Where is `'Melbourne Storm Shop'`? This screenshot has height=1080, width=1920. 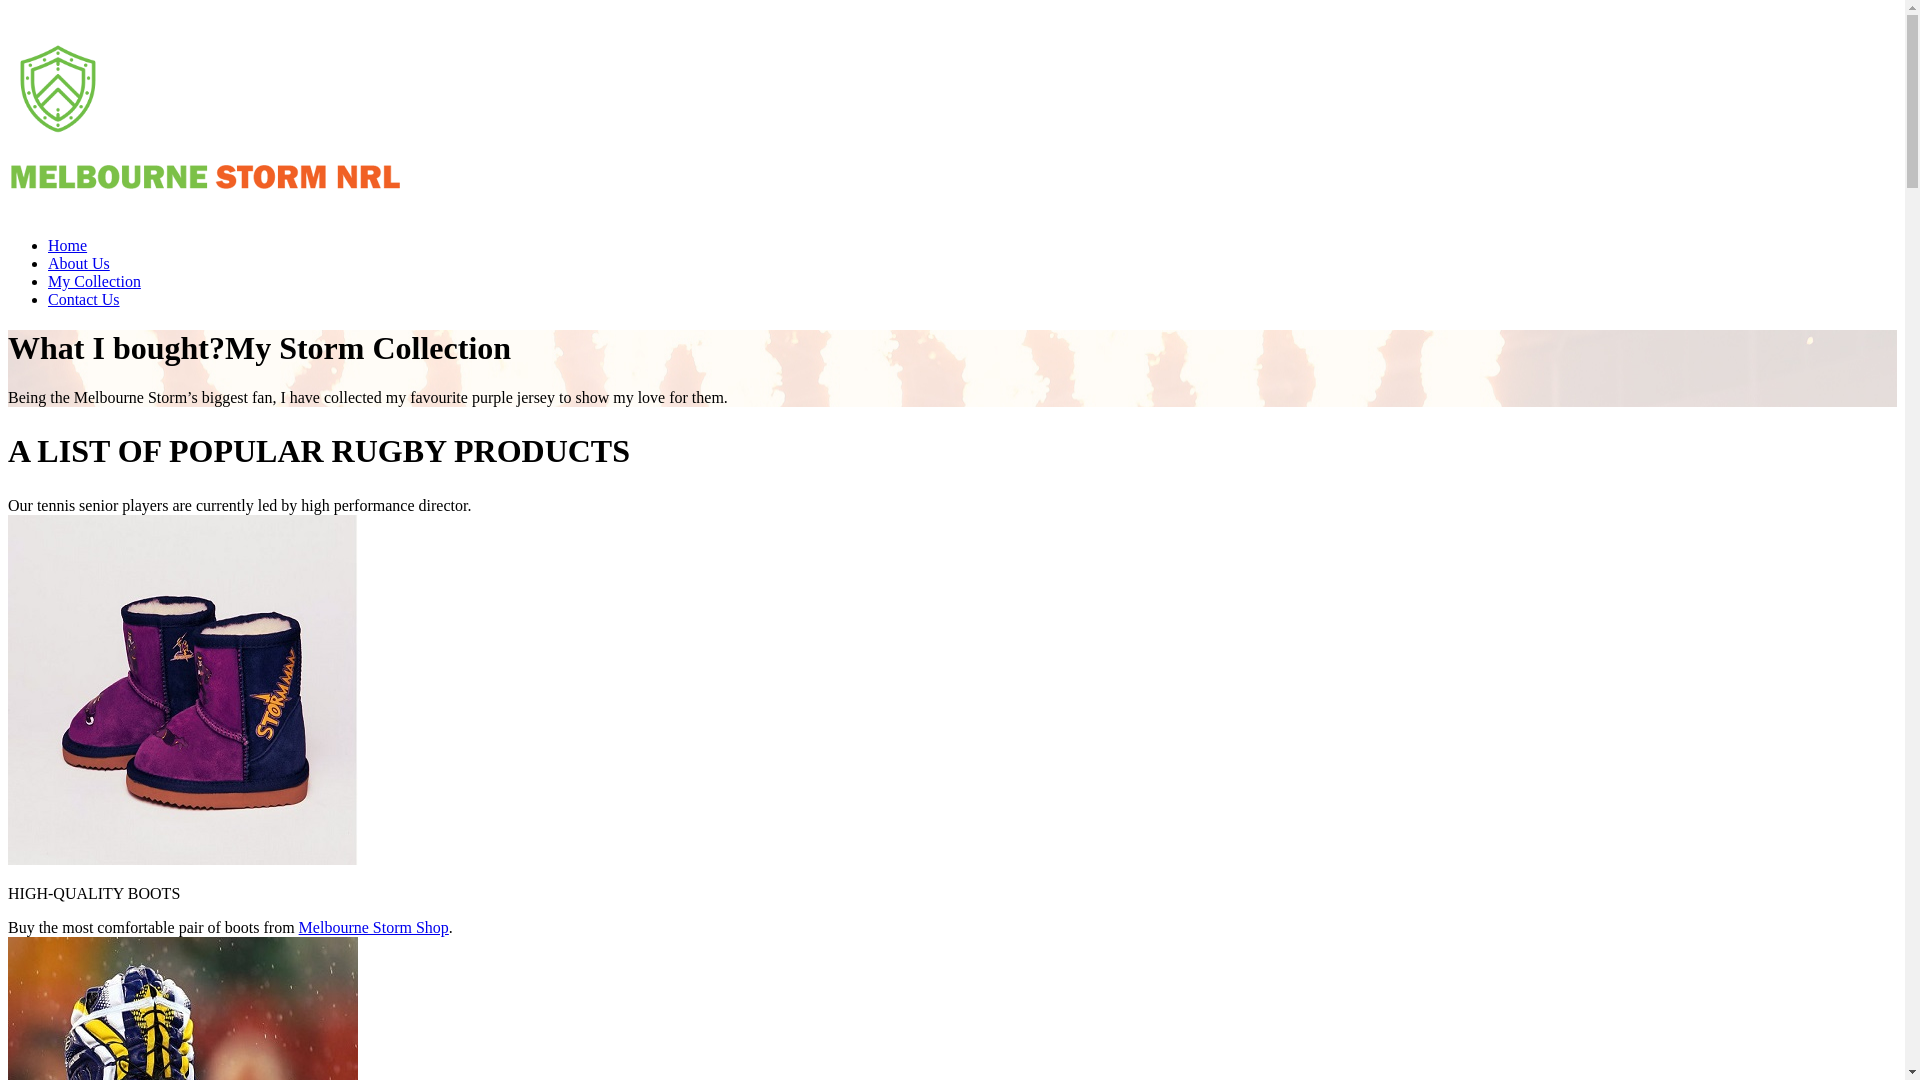 'Melbourne Storm Shop' is located at coordinates (374, 927).